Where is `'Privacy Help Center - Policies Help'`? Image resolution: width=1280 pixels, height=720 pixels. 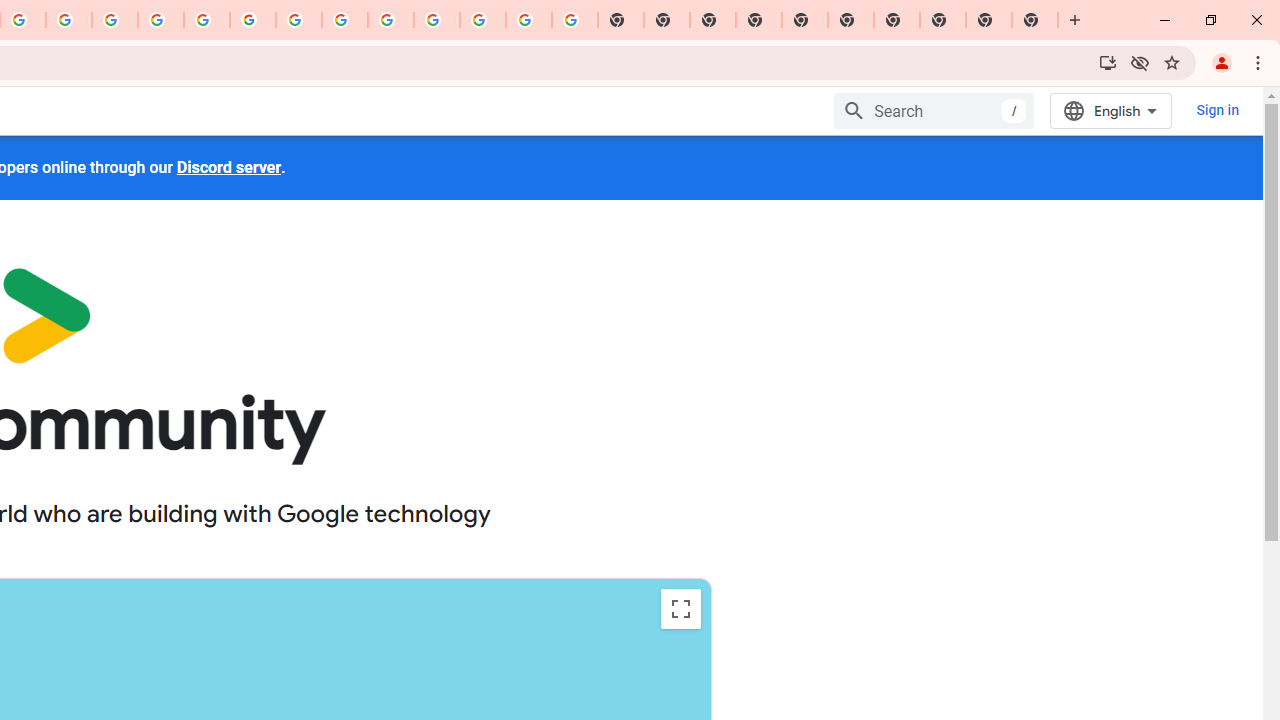
'Privacy Help Center - Policies Help' is located at coordinates (161, 20).